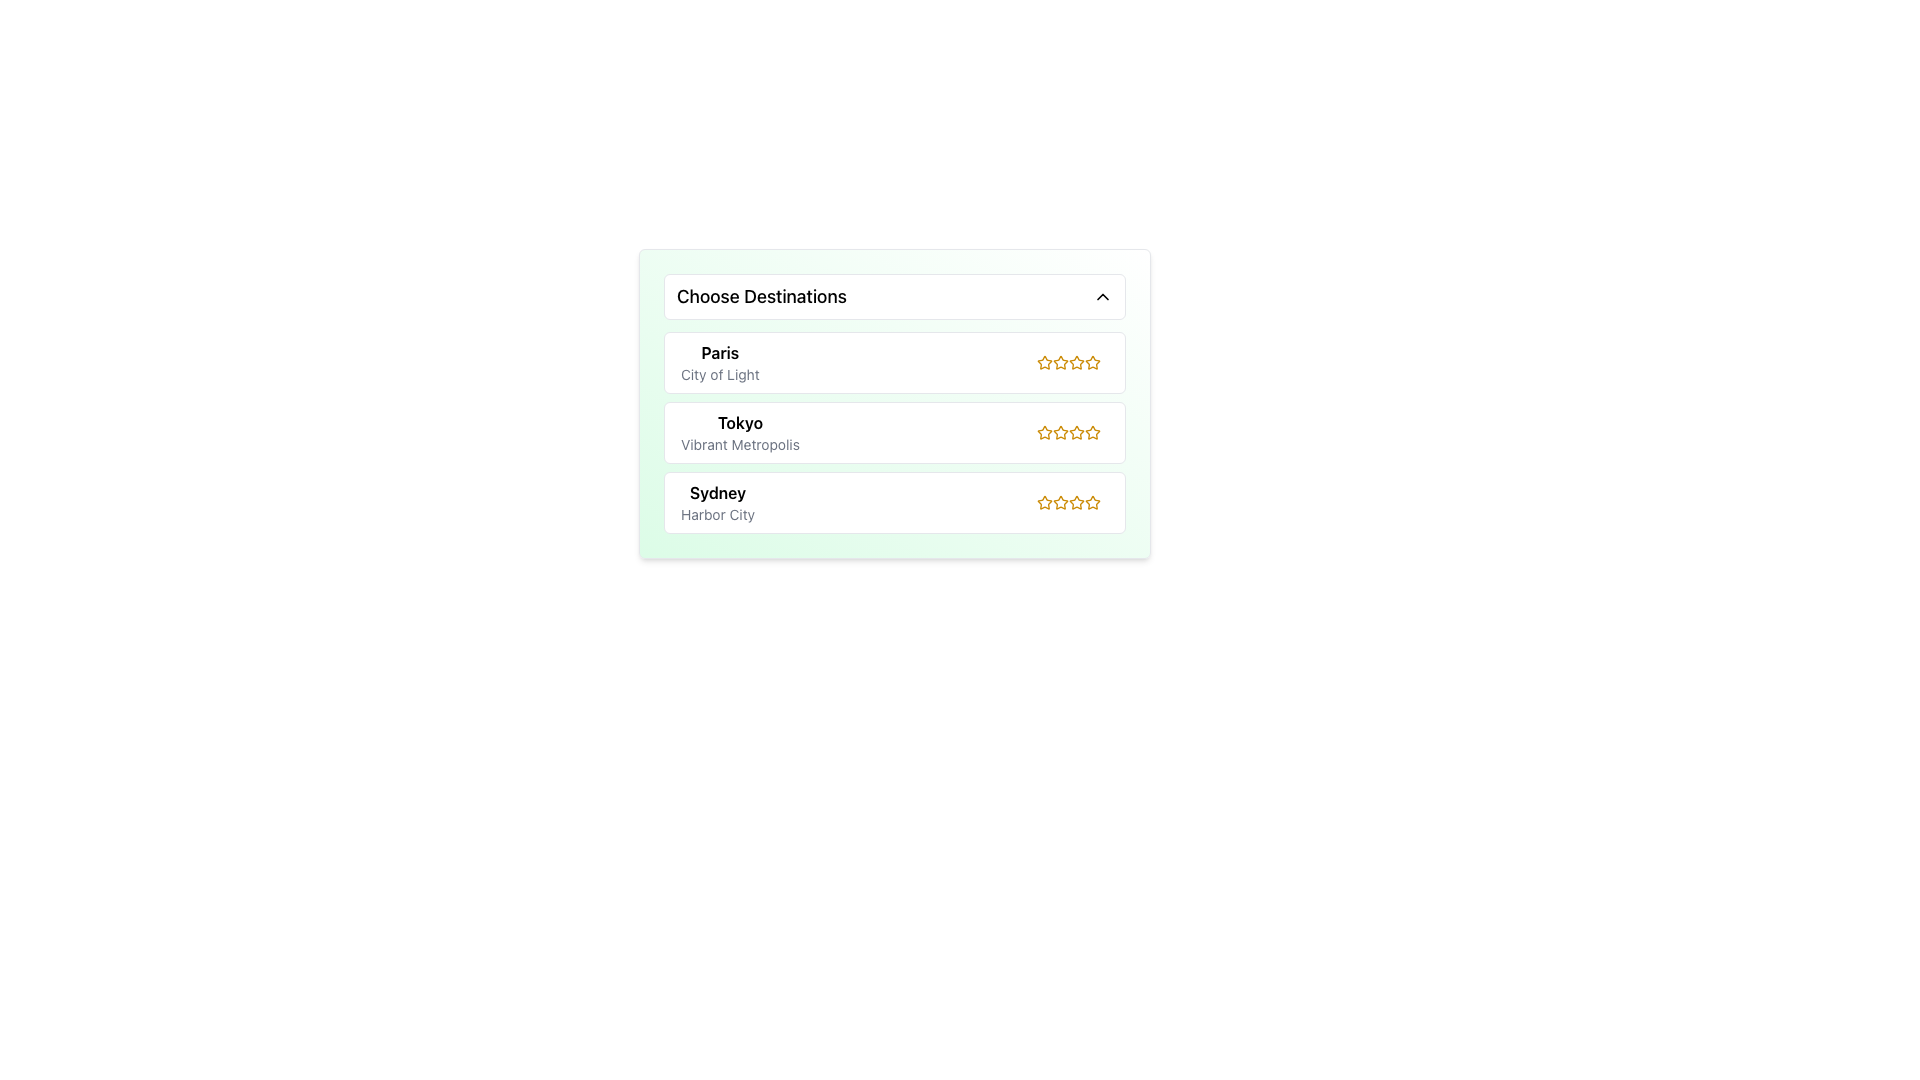 The image size is (1920, 1080). I want to click on the fifth star-shaped icon in the rating system for 'Sydney - Harbor City', so click(1092, 501).